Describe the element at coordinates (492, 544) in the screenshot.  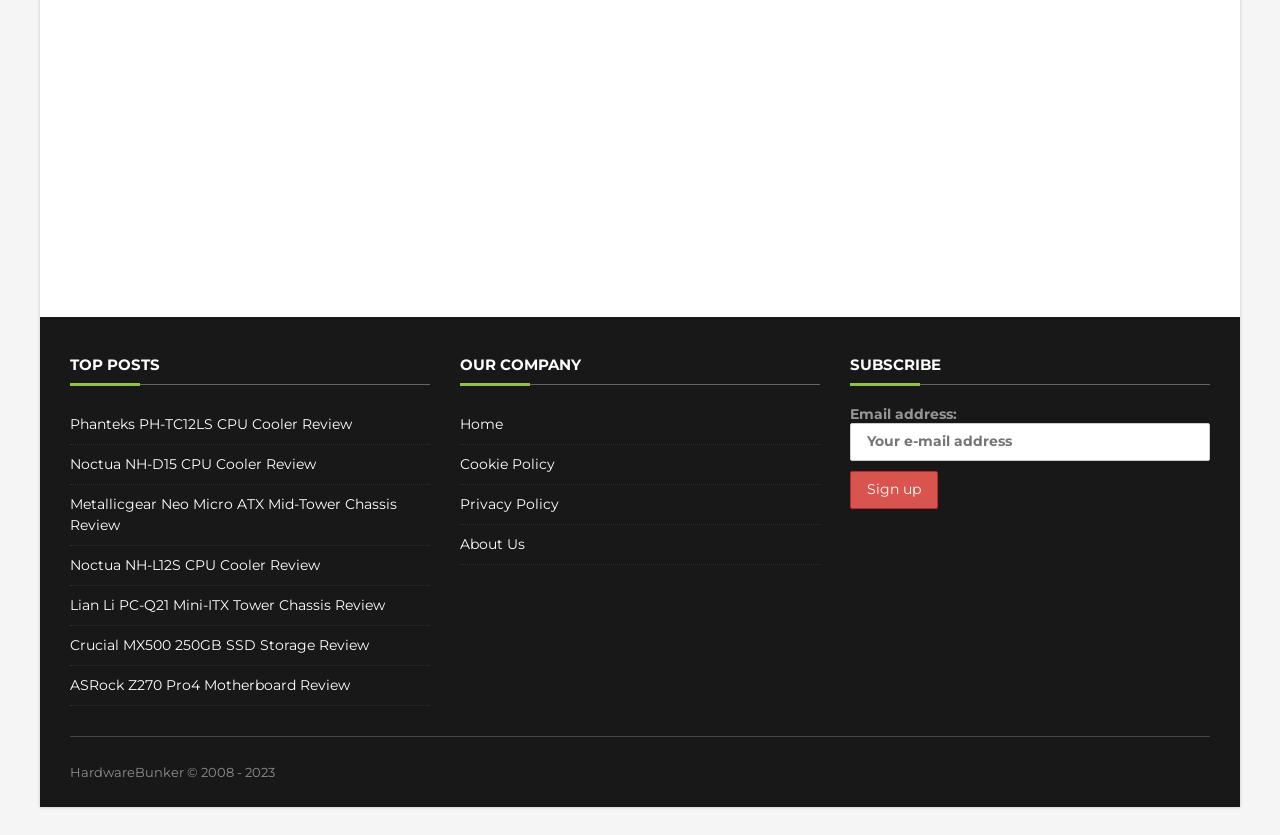
I see `'About Us'` at that location.